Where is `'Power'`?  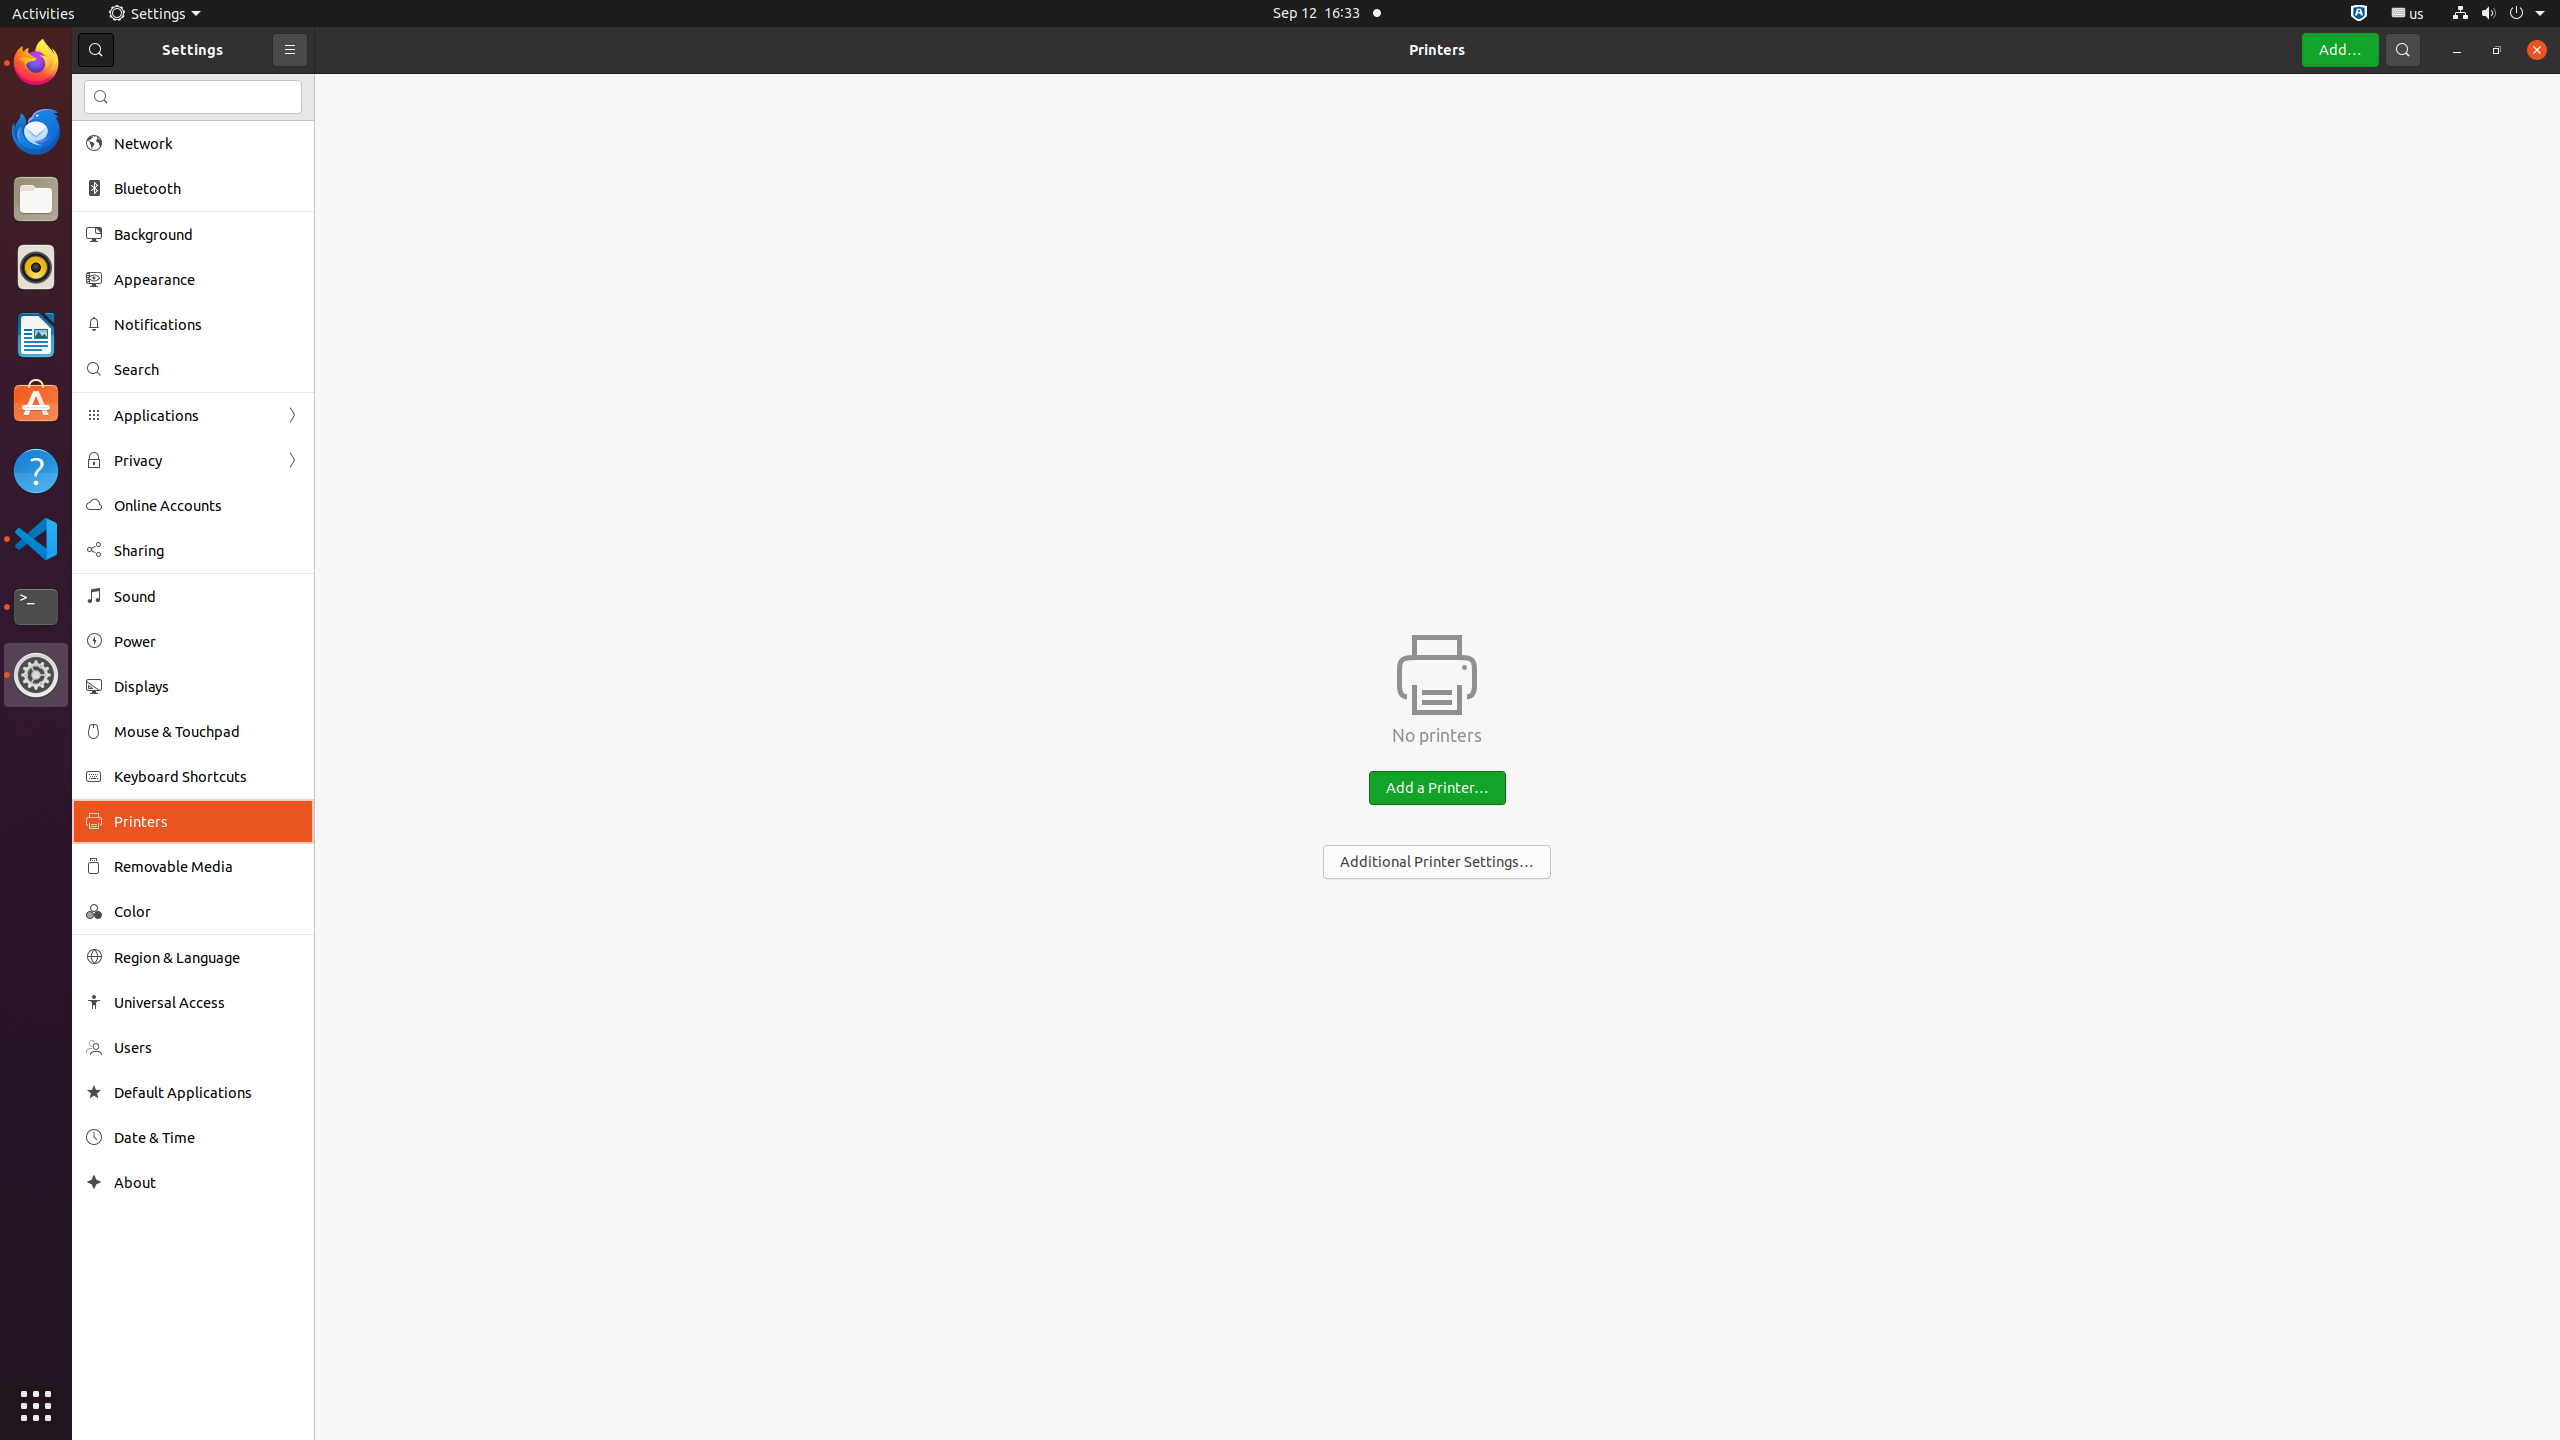 'Power' is located at coordinates (207, 640).